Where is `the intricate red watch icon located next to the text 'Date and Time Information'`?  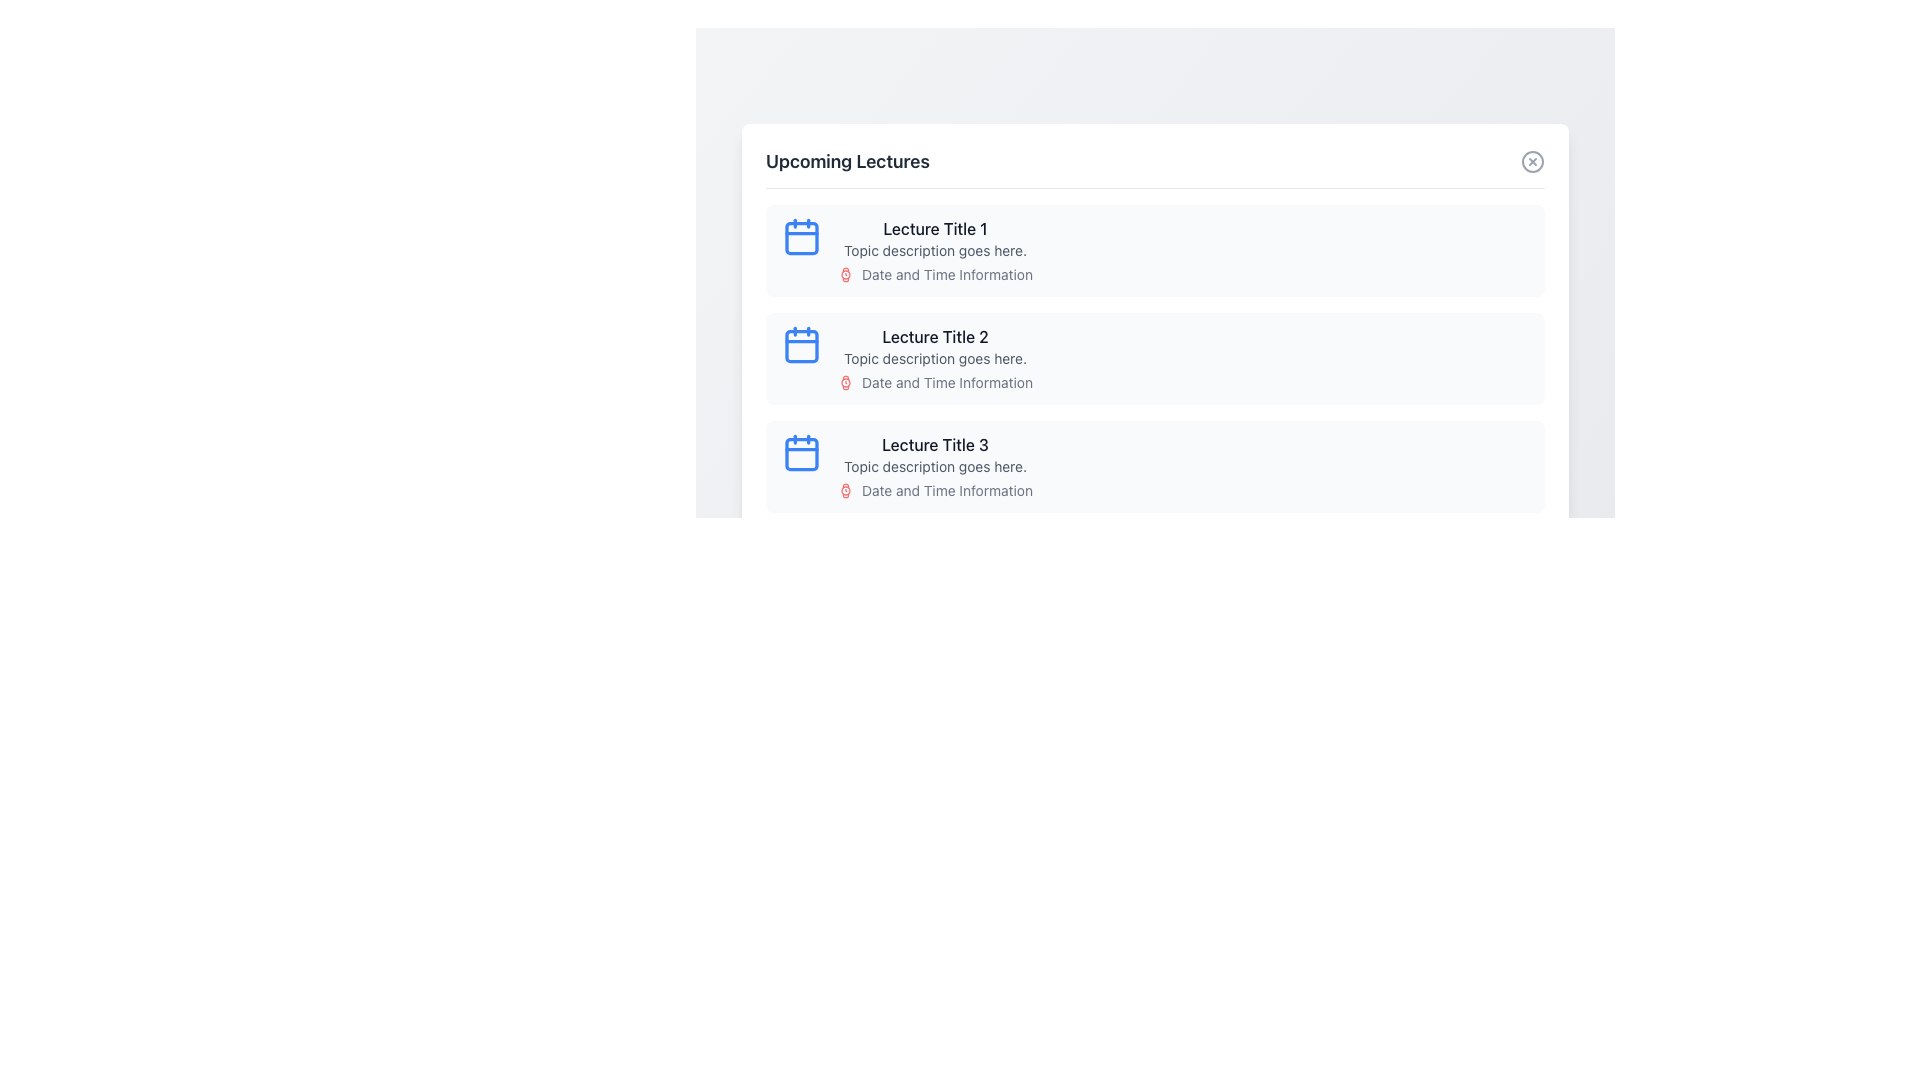 the intricate red watch icon located next to the text 'Date and Time Information' is located at coordinates (845, 382).